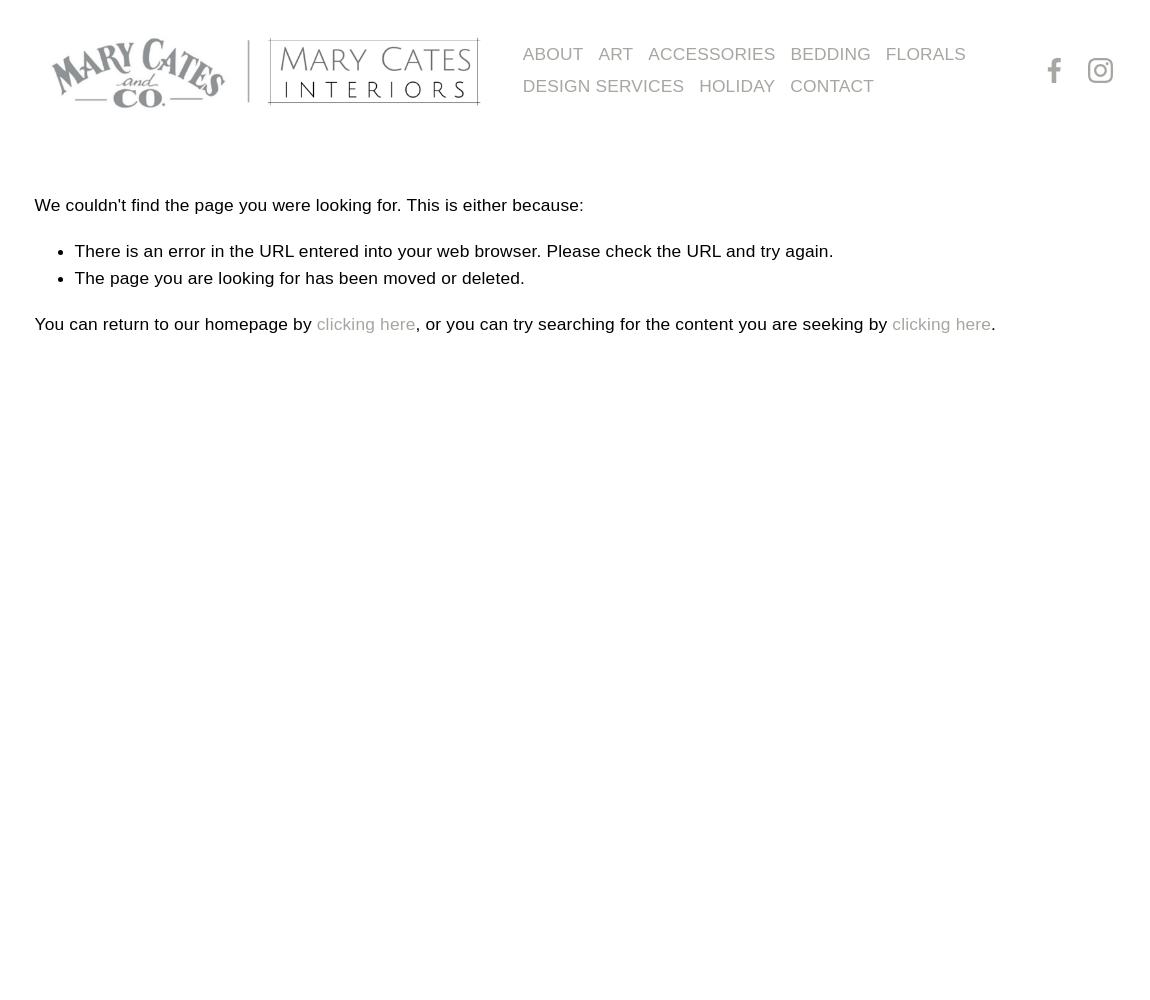  Describe the element at coordinates (453, 250) in the screenshot. I see `'There is an error in the URL entered into your web browser. Please check the URL and try again.'` at that location.